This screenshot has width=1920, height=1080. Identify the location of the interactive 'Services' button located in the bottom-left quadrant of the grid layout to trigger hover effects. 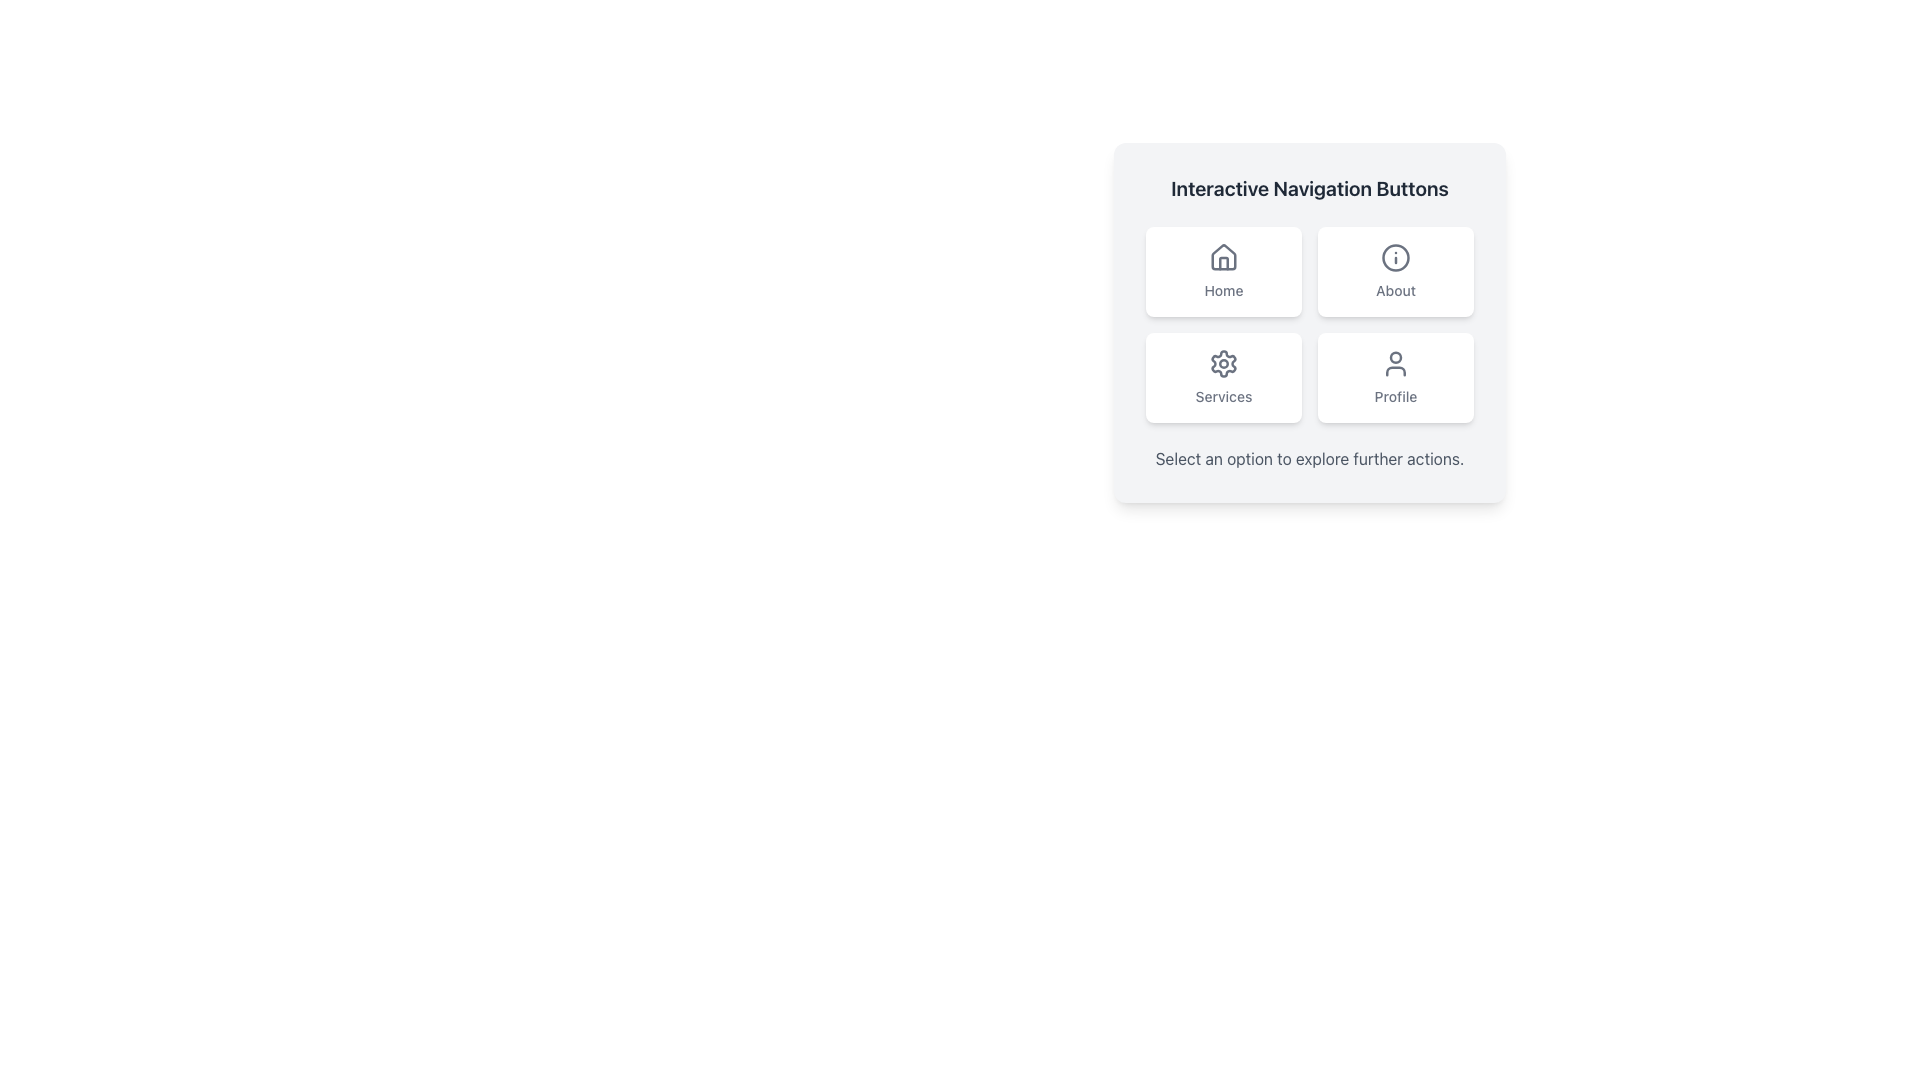
(1223, 378).